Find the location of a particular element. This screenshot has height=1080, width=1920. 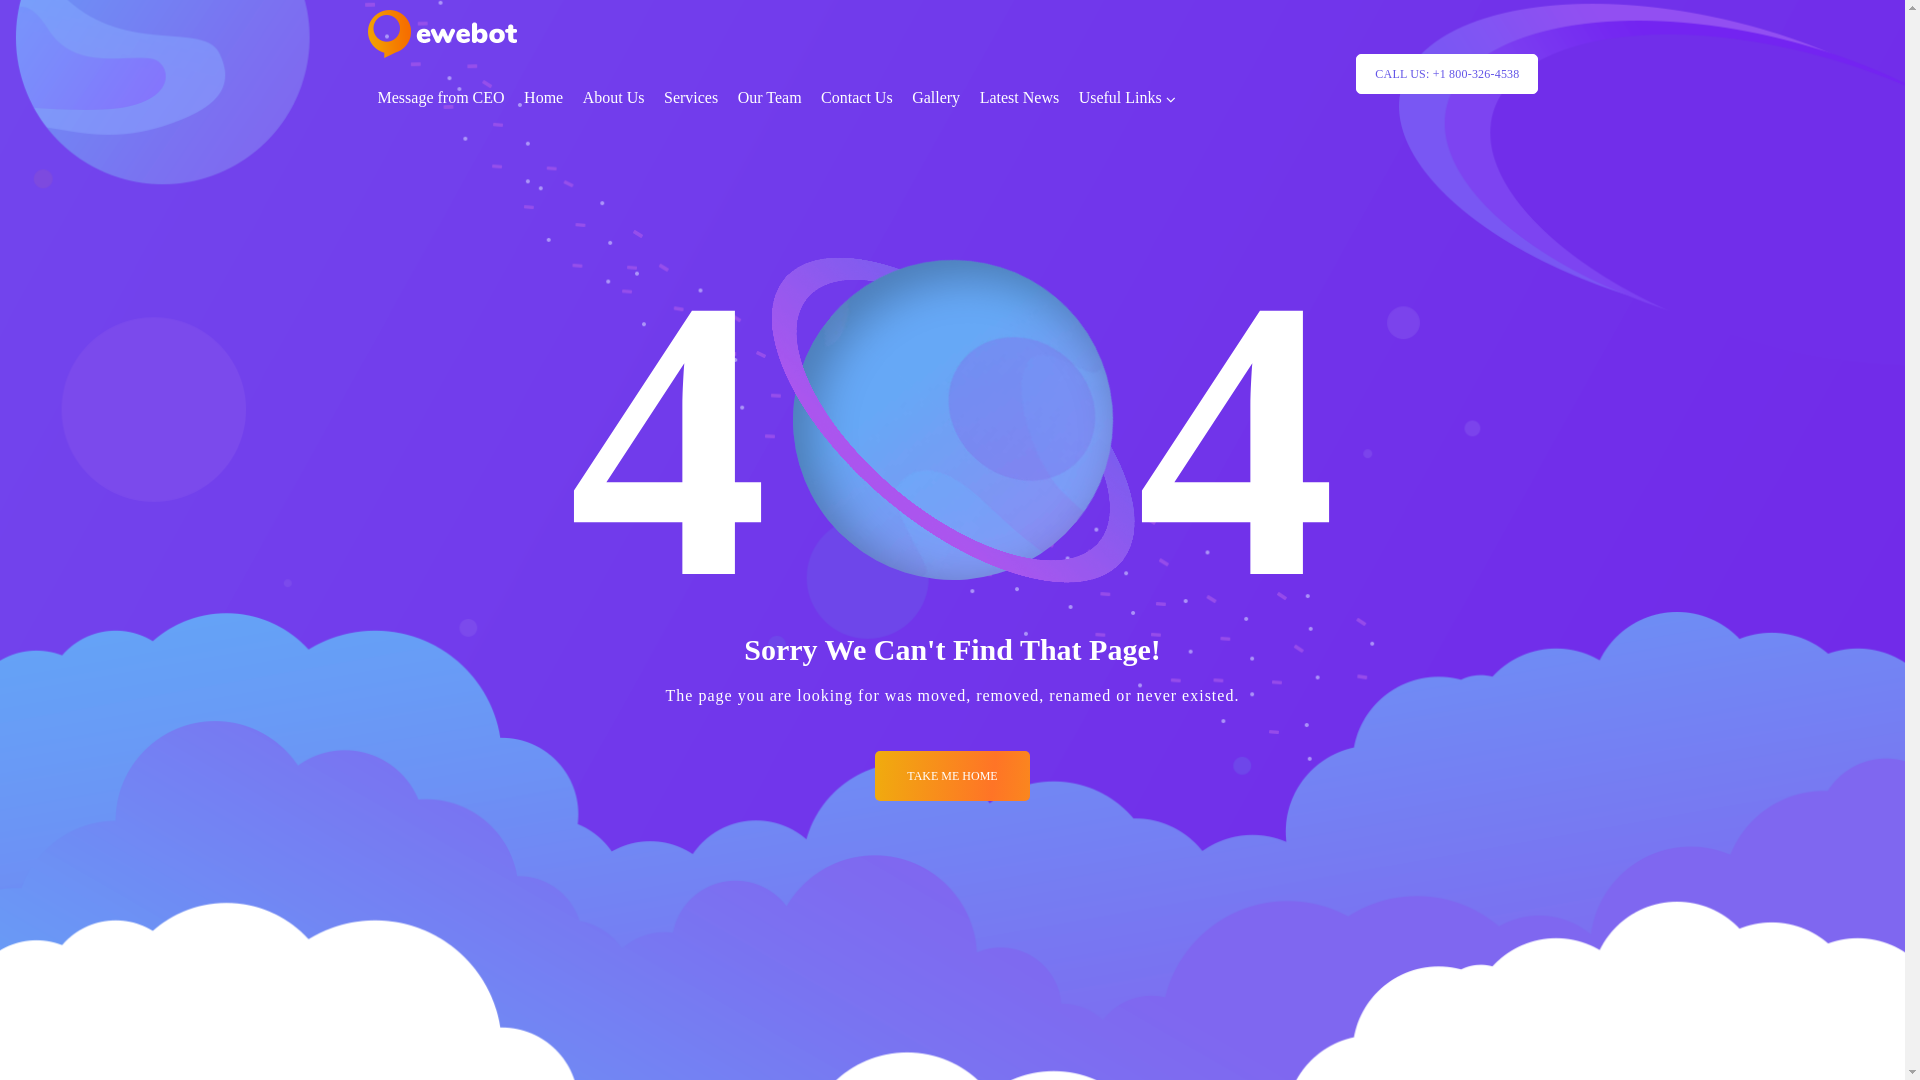

'CALL US: +1 800-326-4538' is located at coordinates (1446, 72).